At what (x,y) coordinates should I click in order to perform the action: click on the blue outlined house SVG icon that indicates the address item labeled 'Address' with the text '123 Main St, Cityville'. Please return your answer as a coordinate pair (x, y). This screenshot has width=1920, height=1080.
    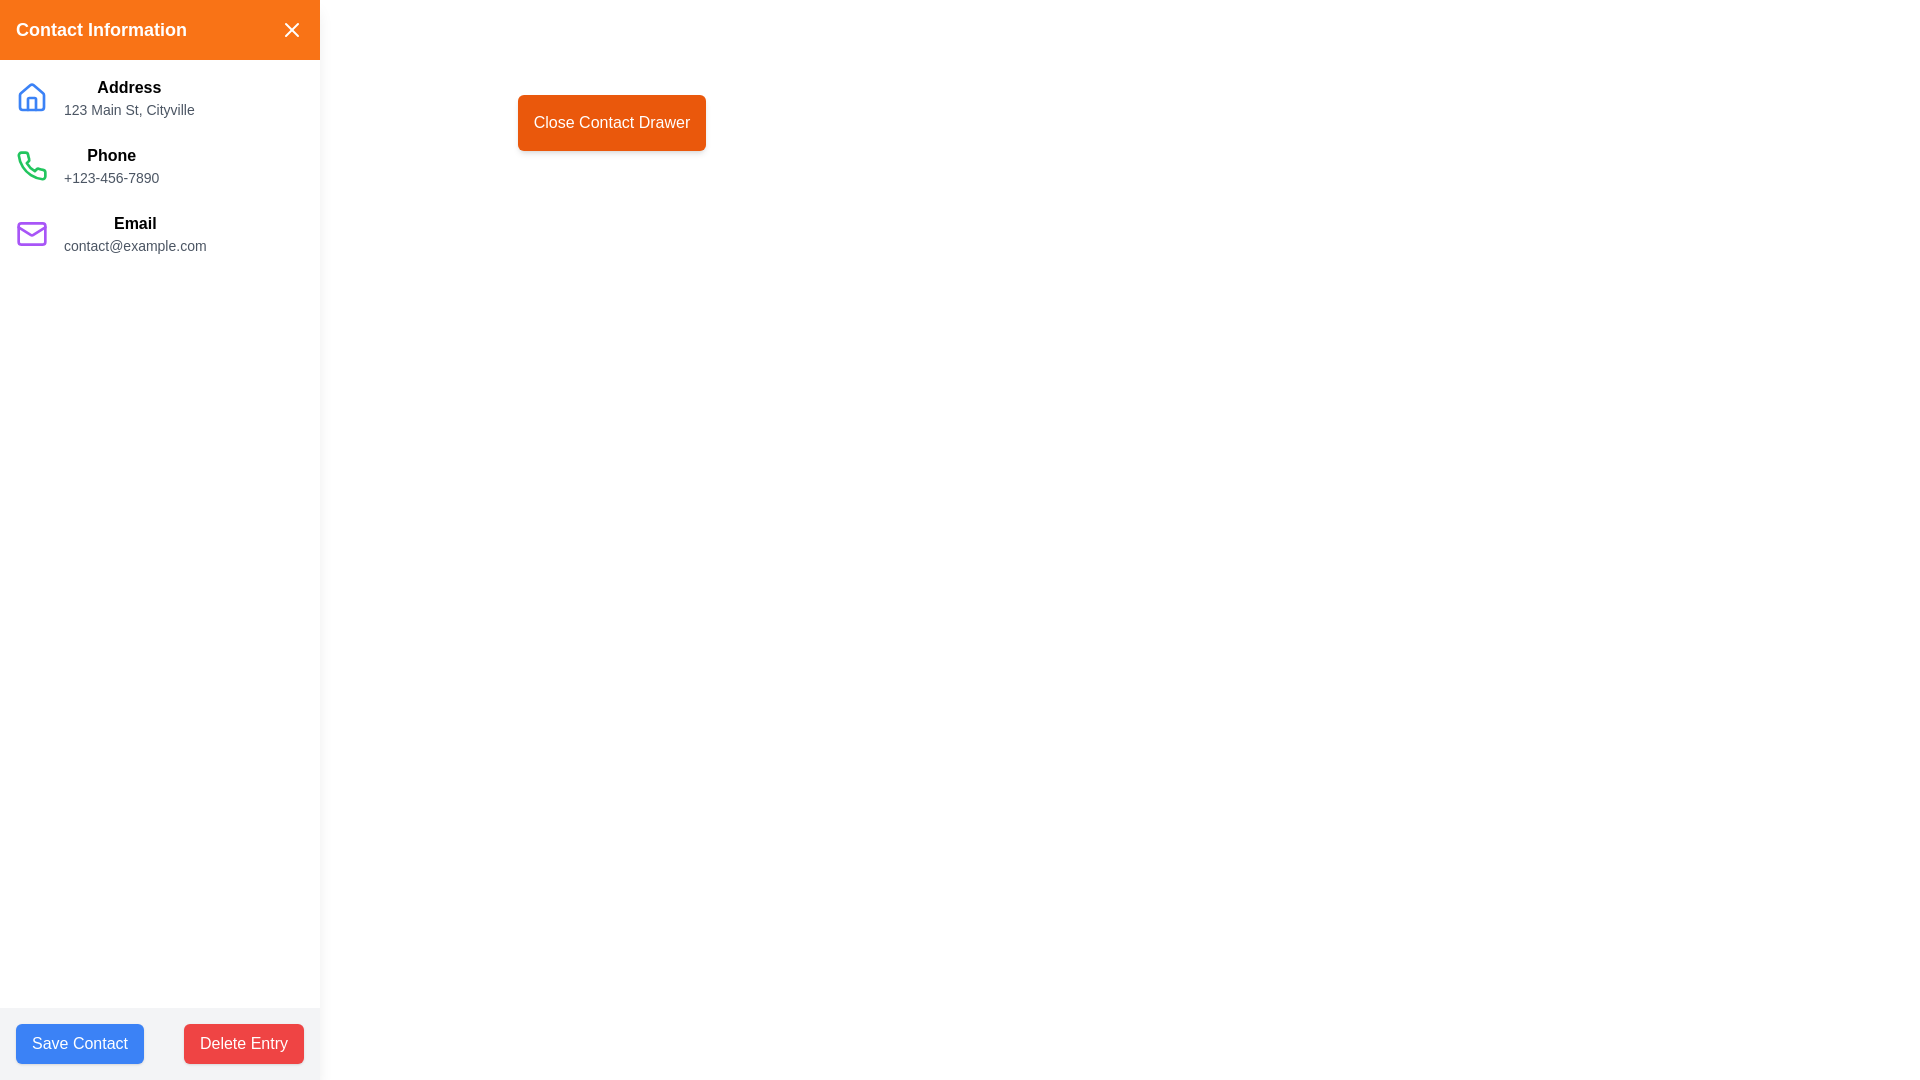
    Looking at the image, I should click on (32, 97).